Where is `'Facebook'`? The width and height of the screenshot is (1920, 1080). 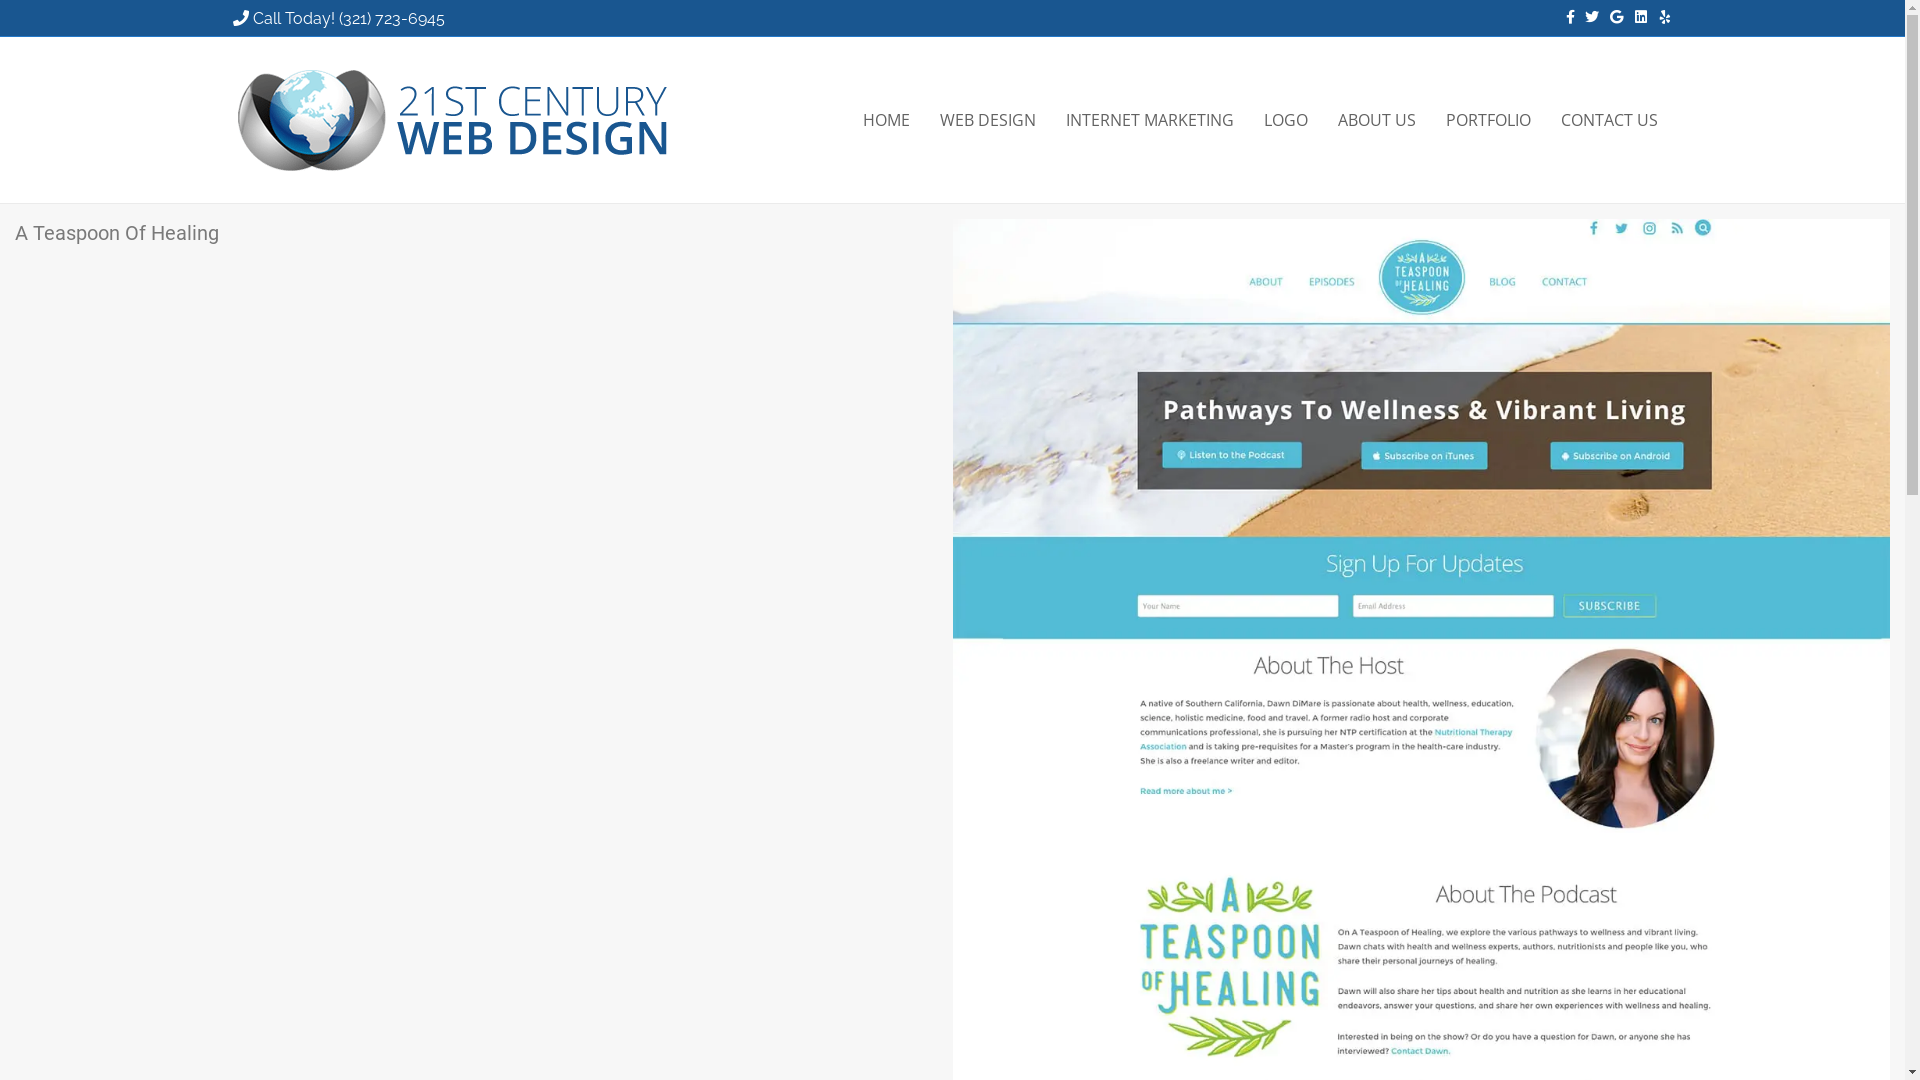
'Facebook' is located at coordinates (1560, 15).